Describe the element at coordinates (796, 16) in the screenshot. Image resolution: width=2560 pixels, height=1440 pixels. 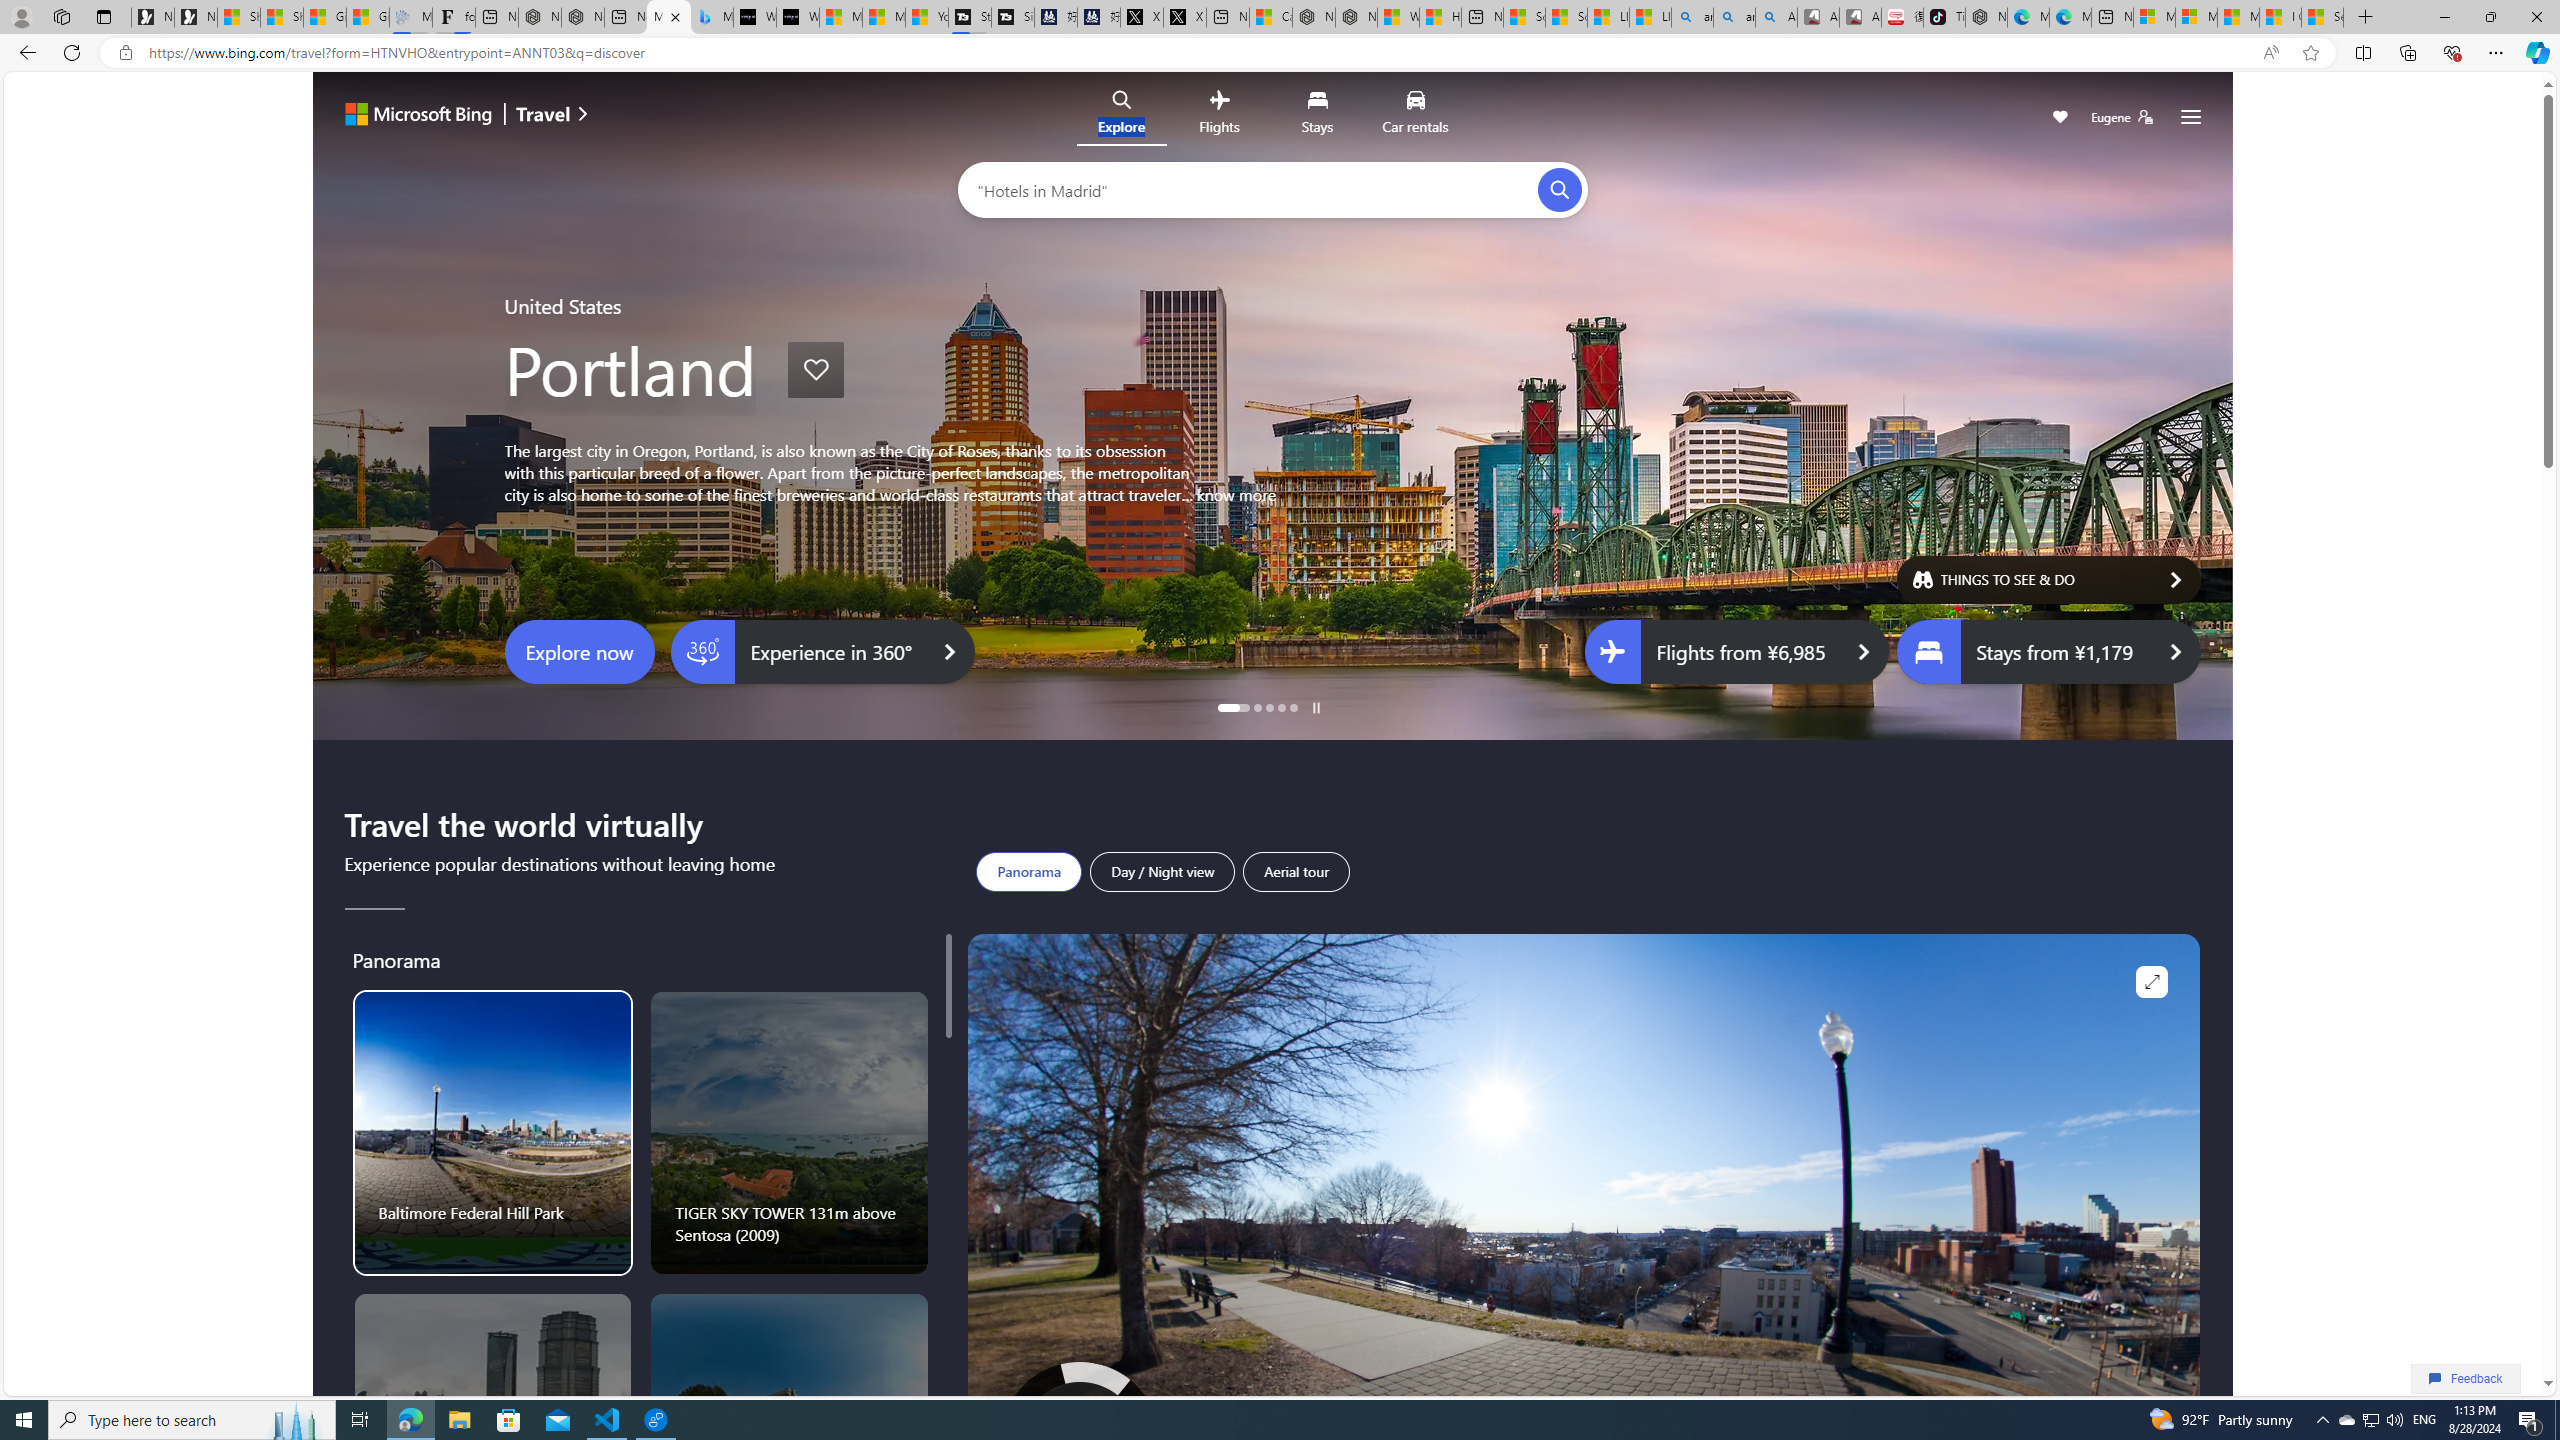
I see `'What'` at that location.